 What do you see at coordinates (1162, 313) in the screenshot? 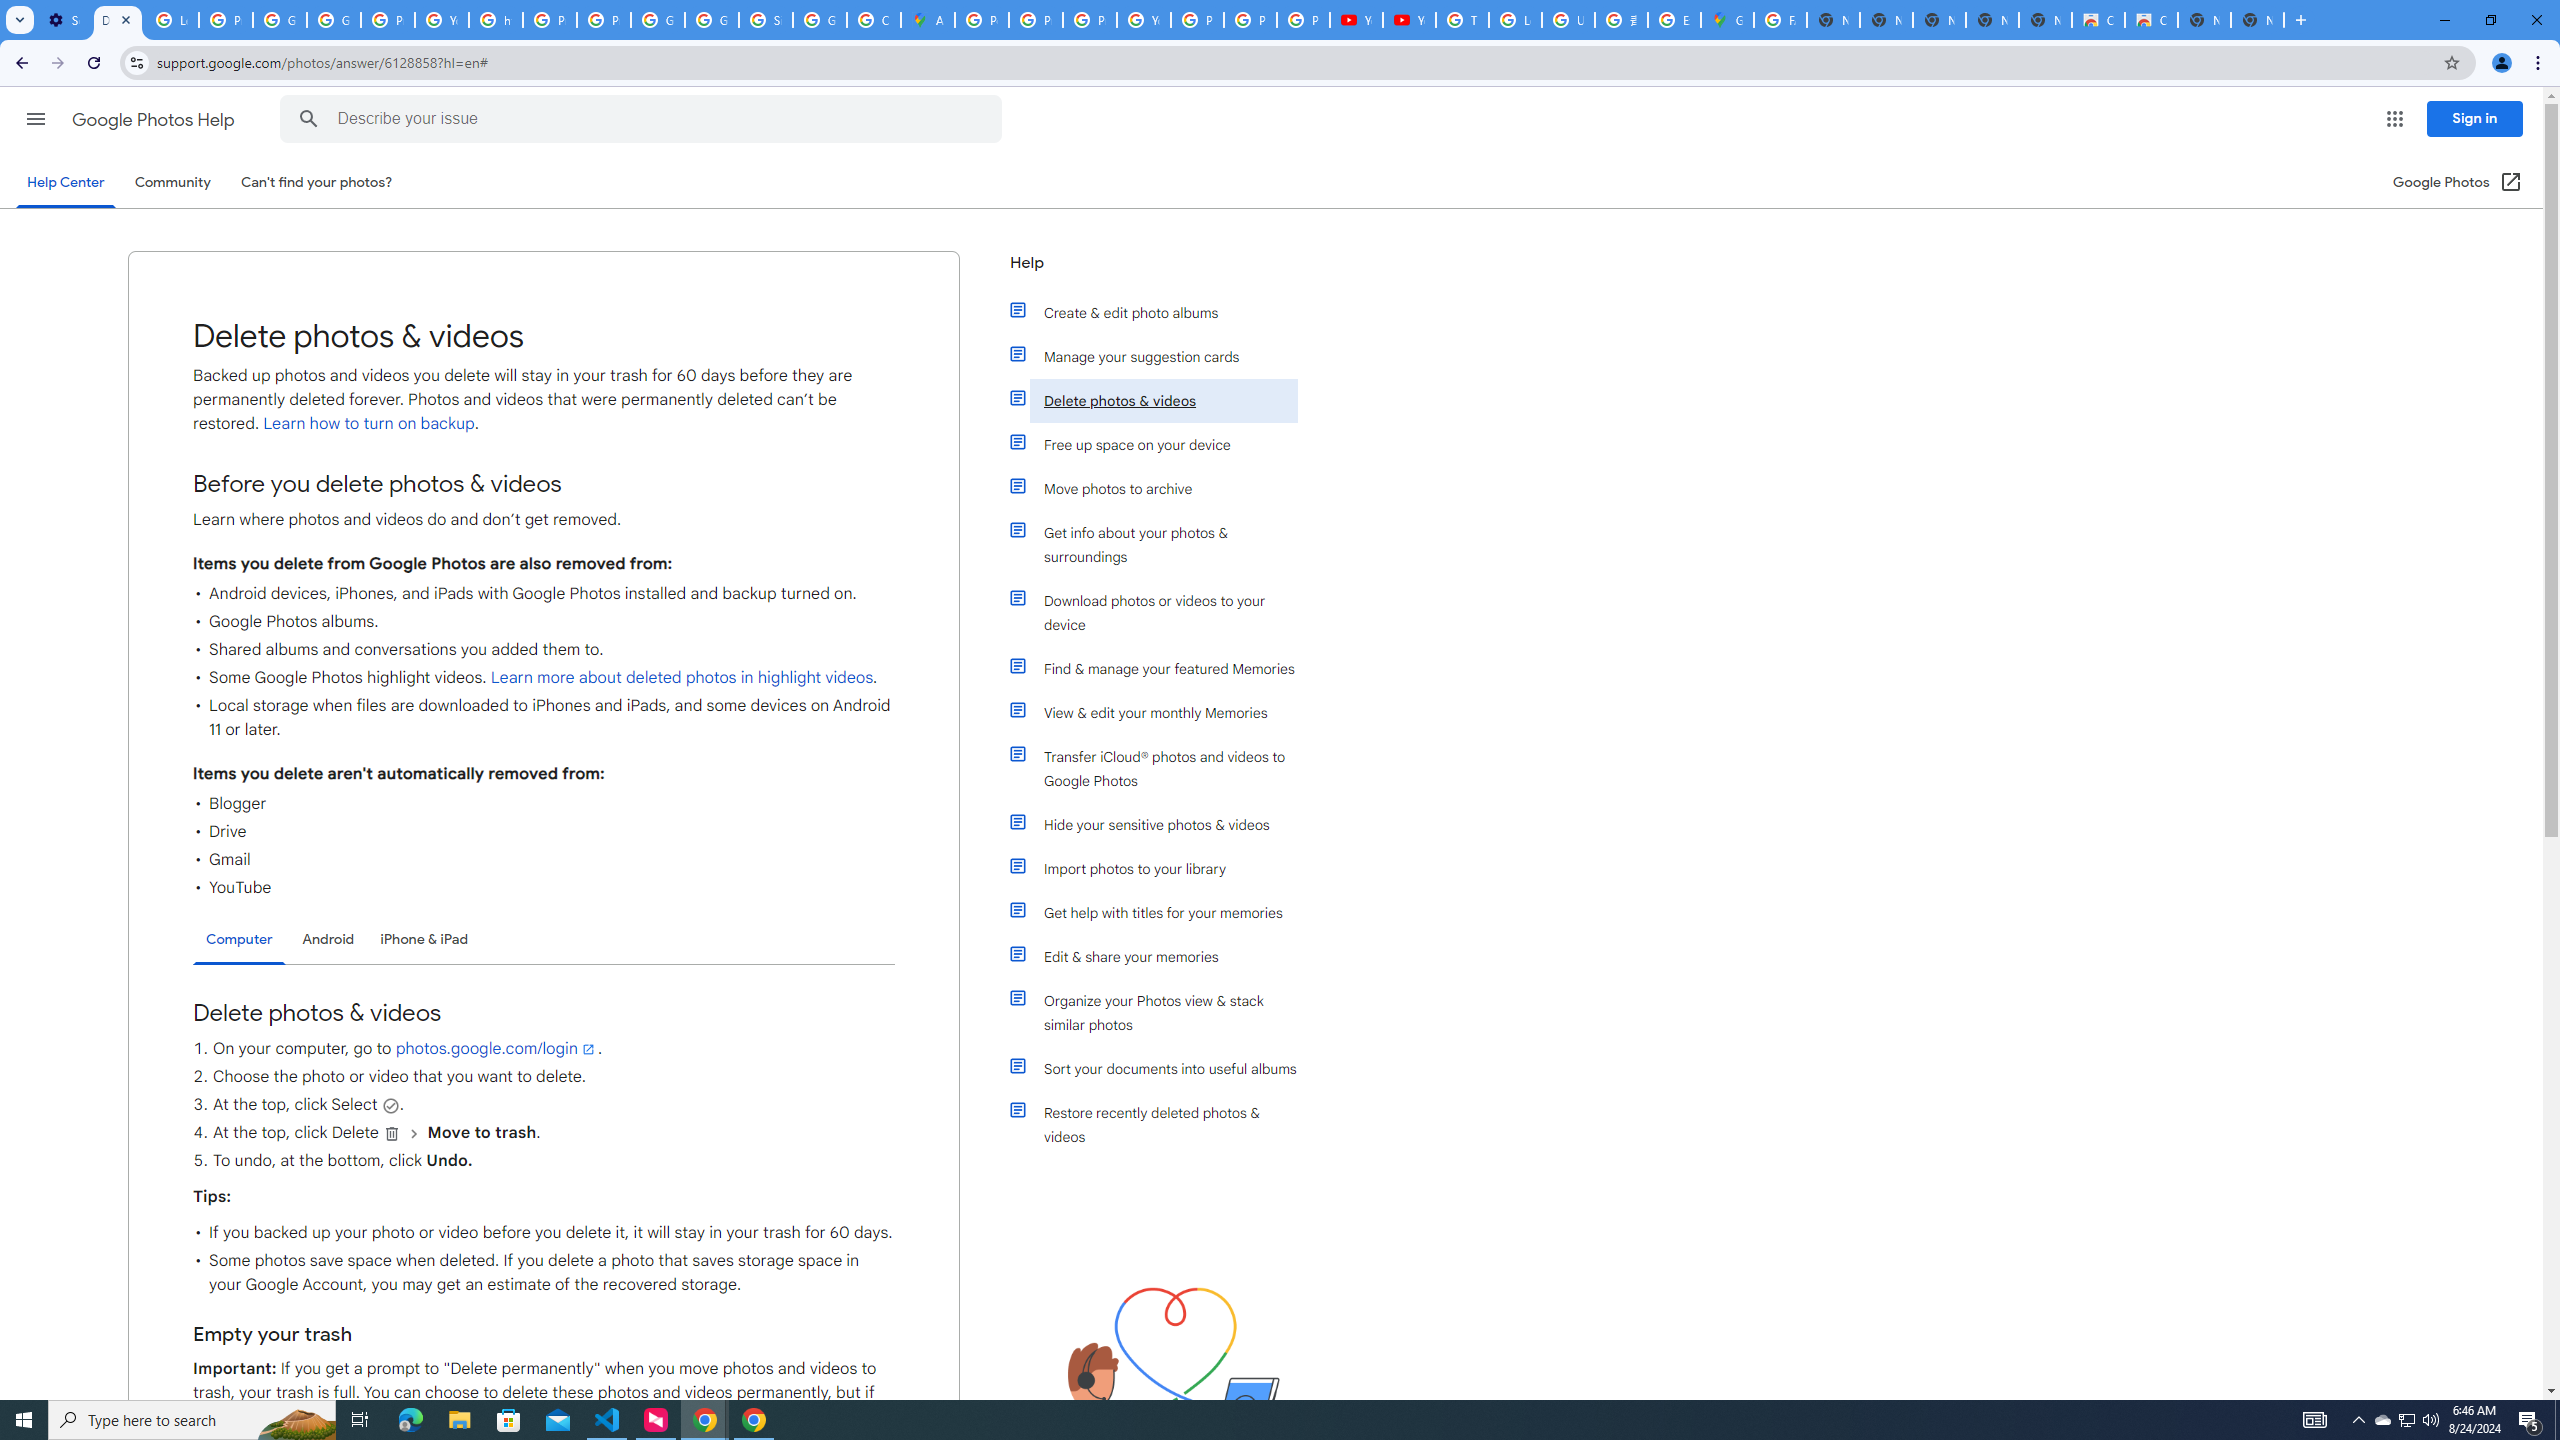
I see `'Create & edit photo albums'` at bounding box center [1162, 313].